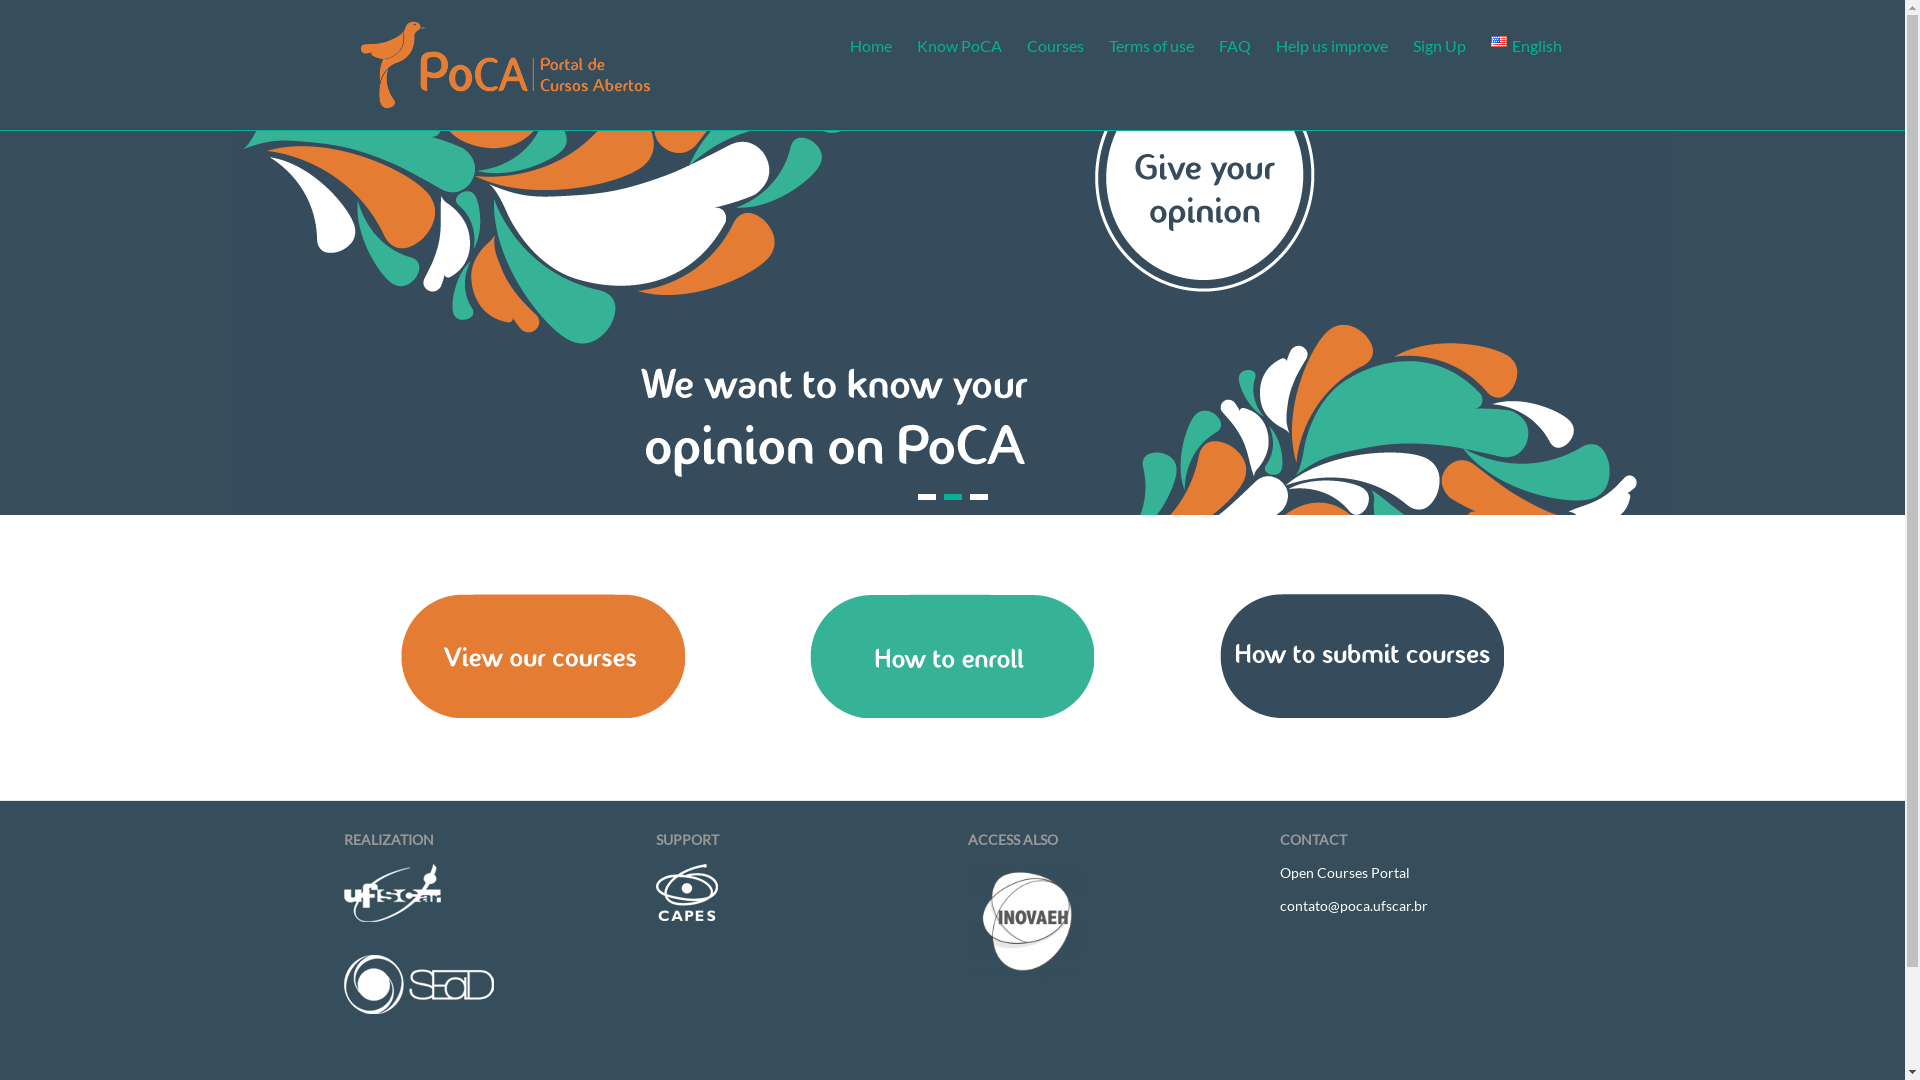  What do you see at coordinates (1107, 42) in the screenshot?
I see `'Terms of use'` at bounding box center [1107, 42].